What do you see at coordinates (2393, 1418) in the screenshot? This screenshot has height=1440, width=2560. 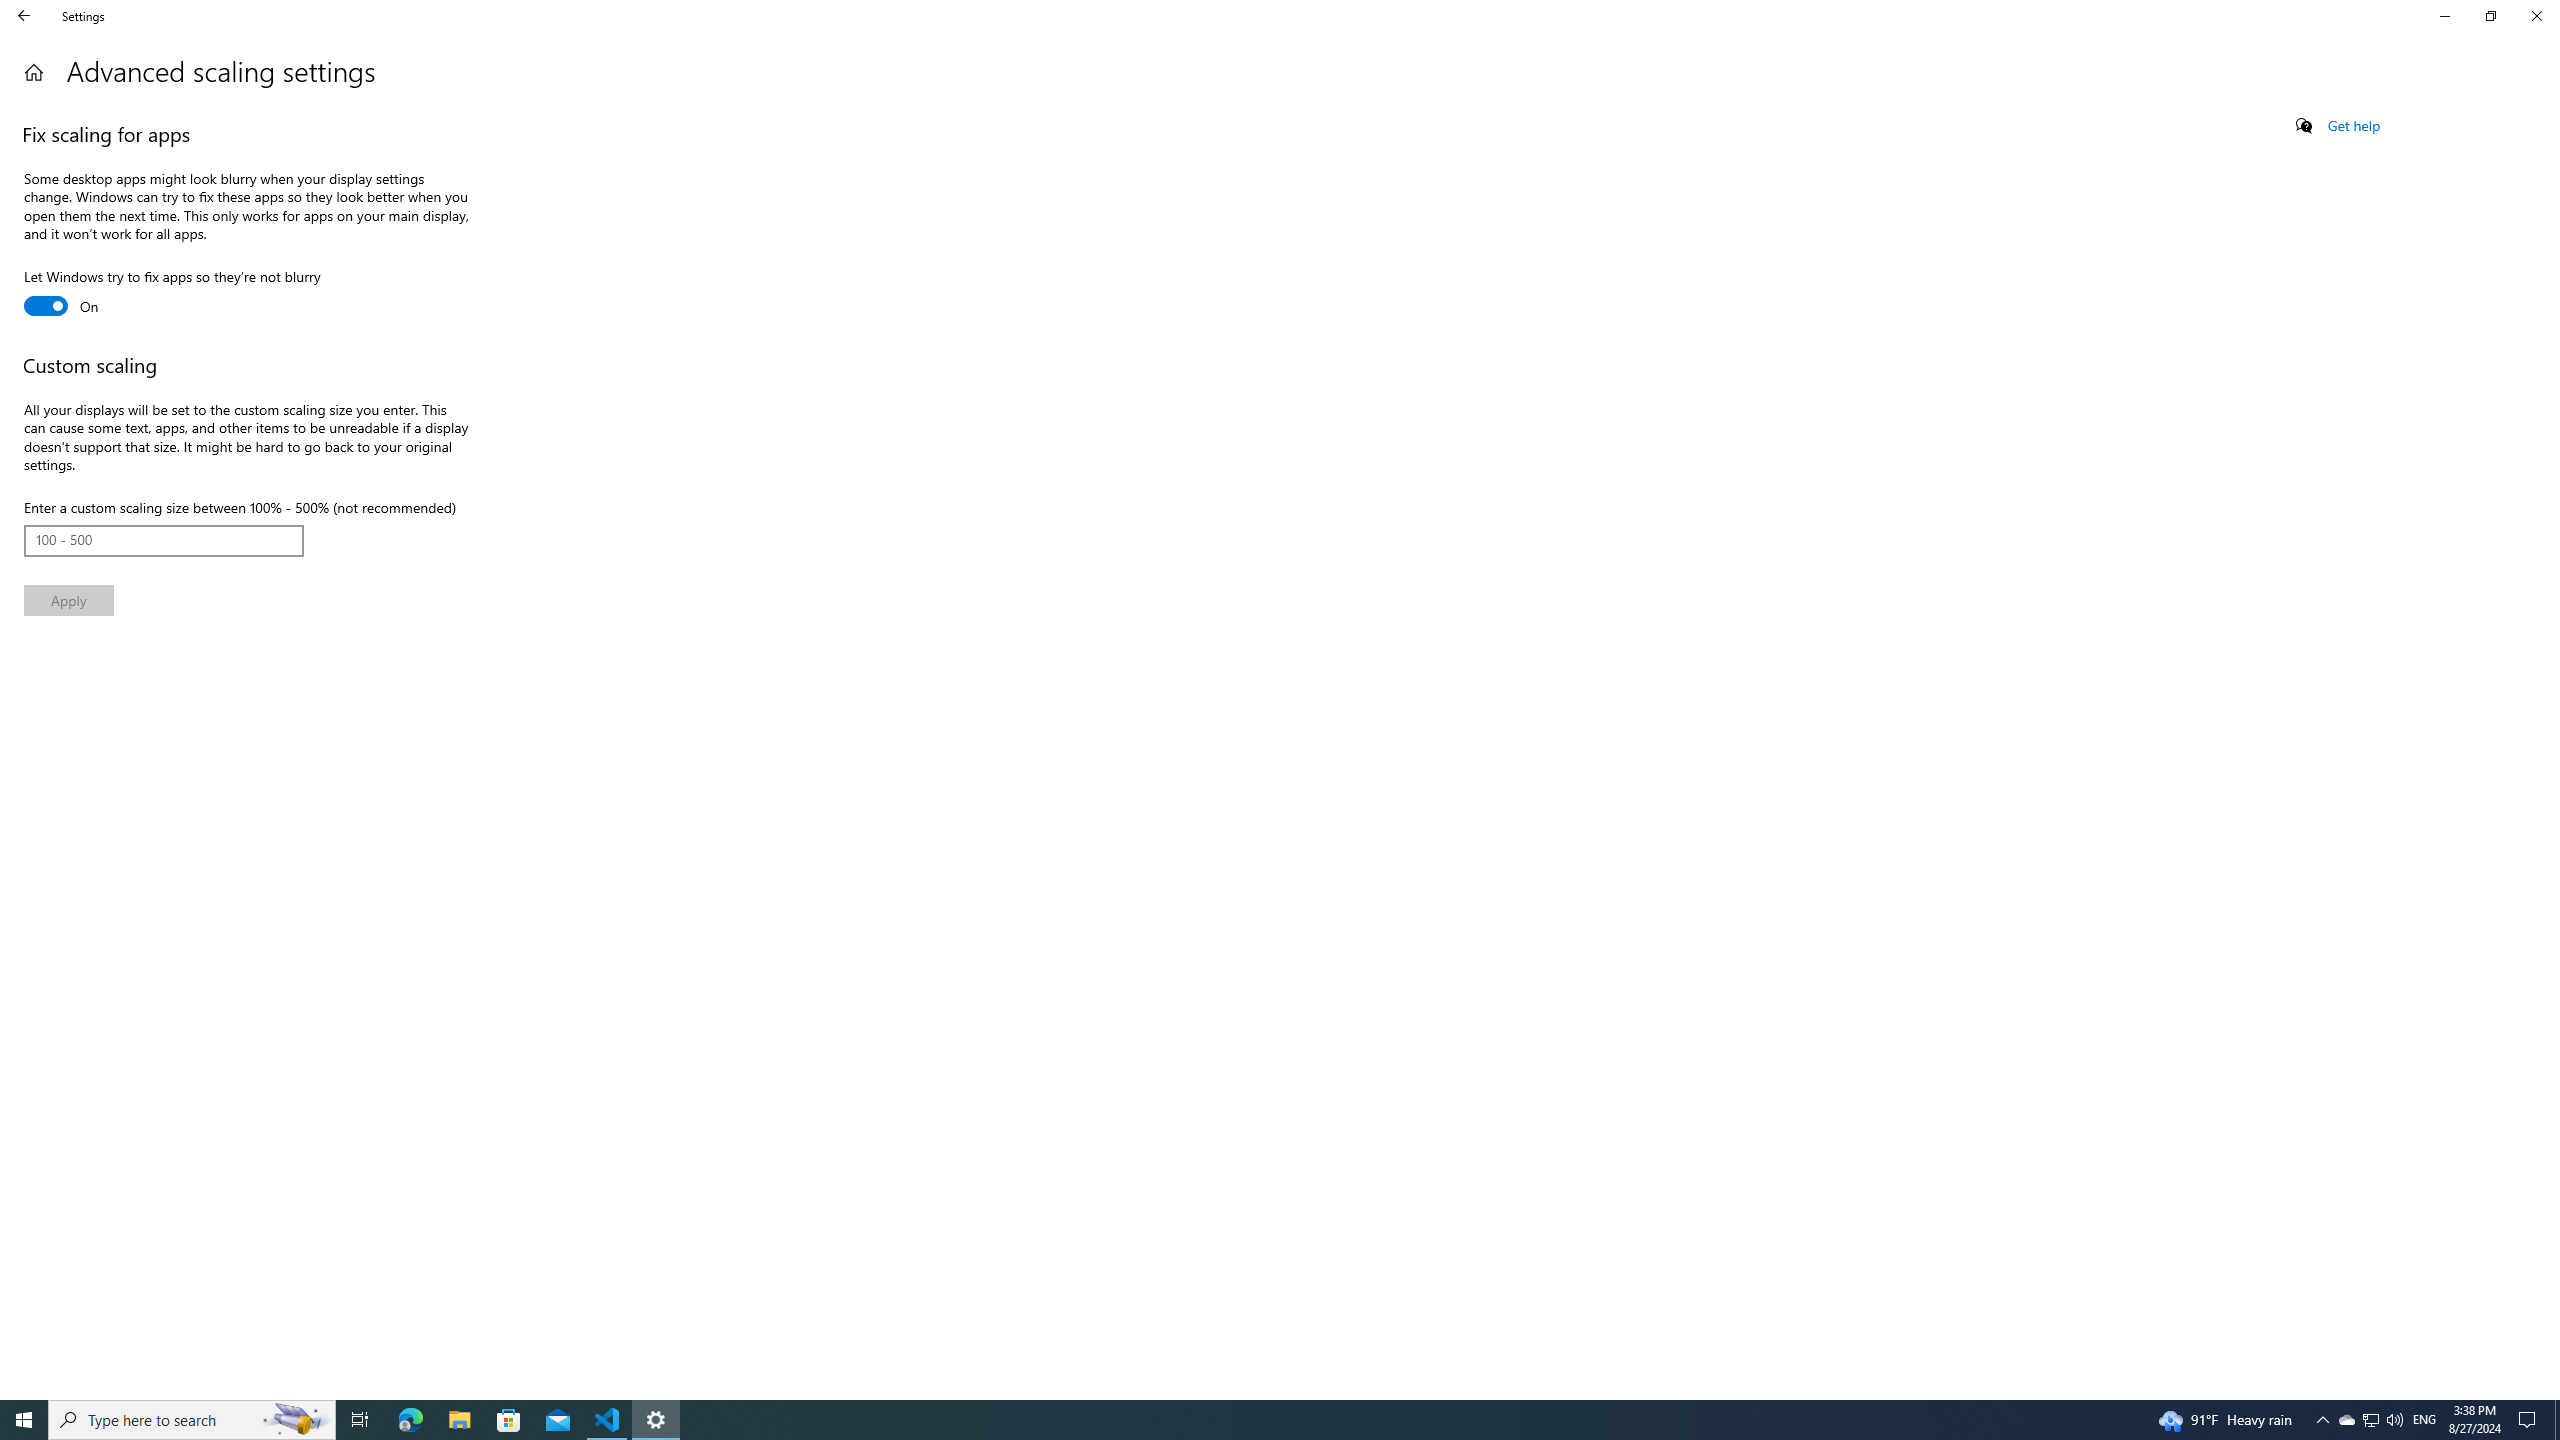 I see `'Q2790: 100%'` at bounding box center [2393, 1418].